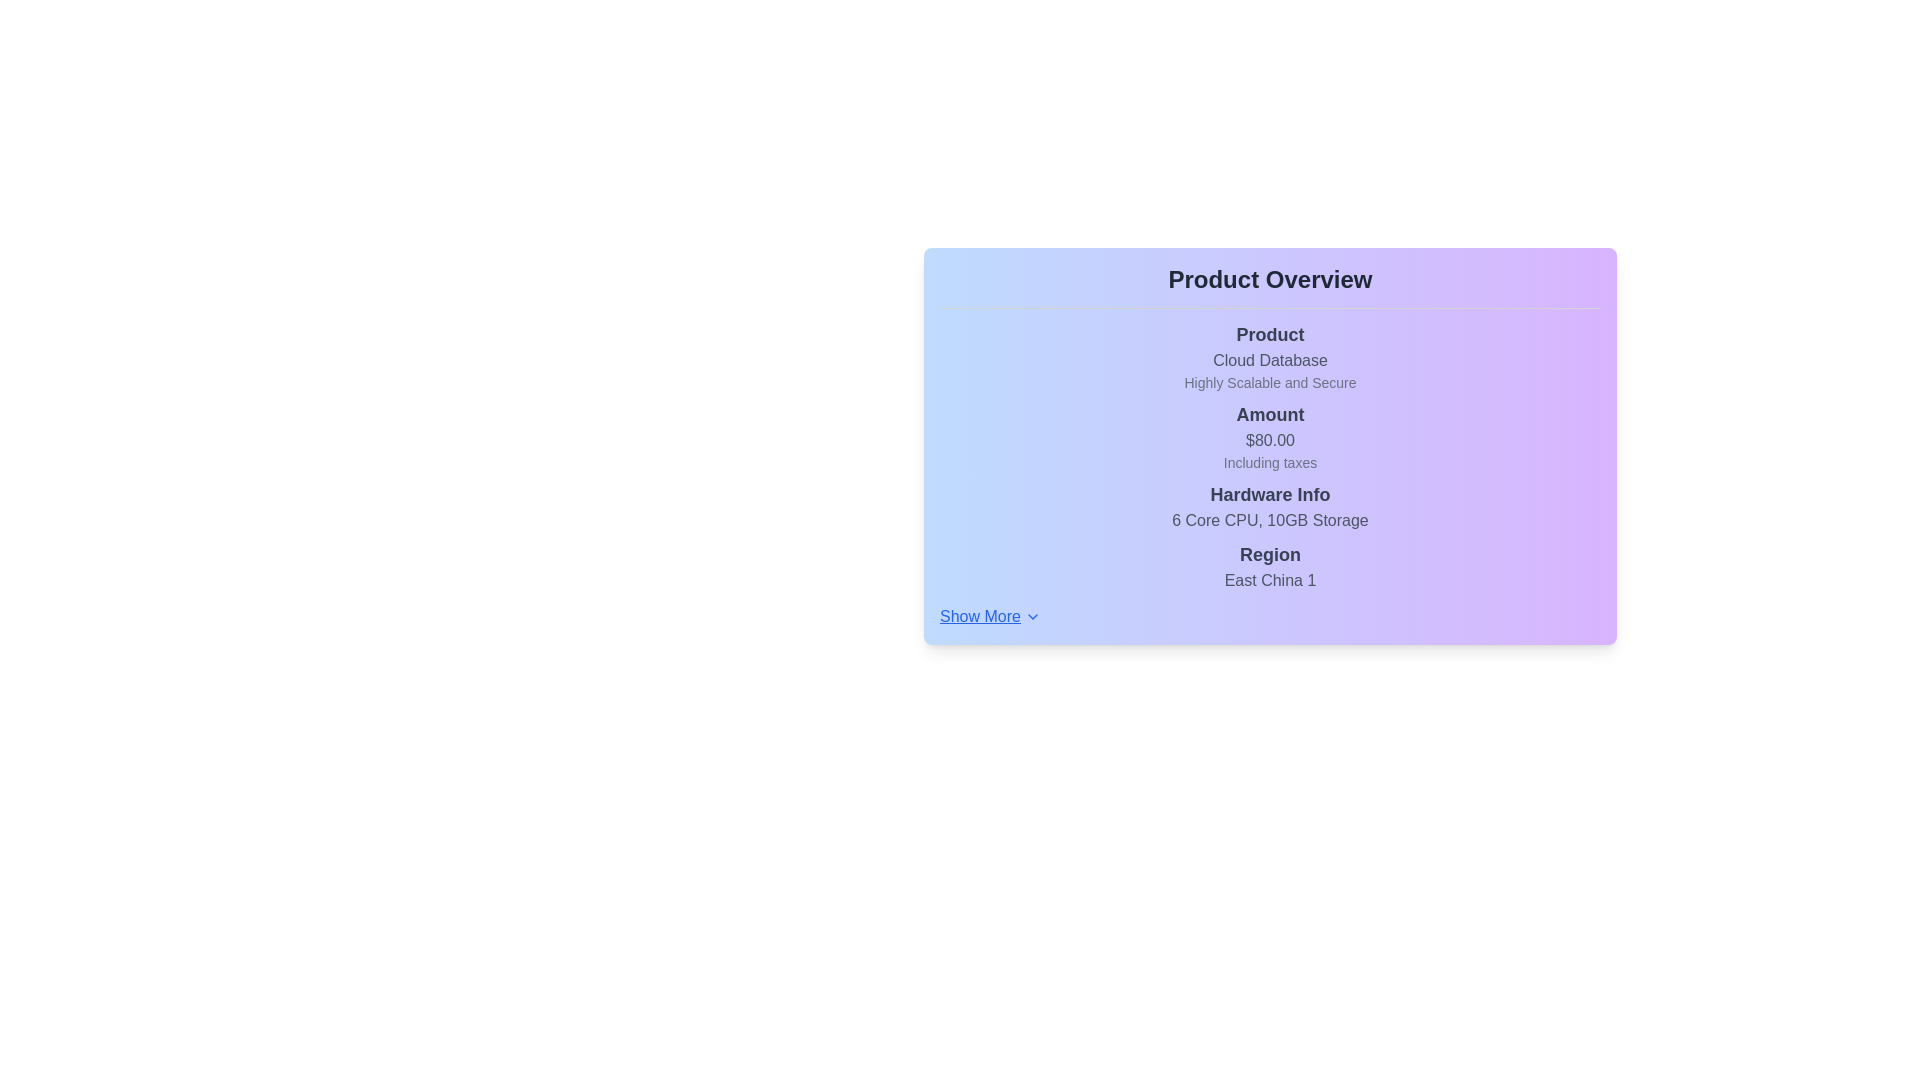 The image size is (1920, 1080). Describe the element at coordinates (1269, 280) in the screenshot. I see `text content of the bolded 'Product Overview' header located at the top of the content card with a gradient background` at that location.